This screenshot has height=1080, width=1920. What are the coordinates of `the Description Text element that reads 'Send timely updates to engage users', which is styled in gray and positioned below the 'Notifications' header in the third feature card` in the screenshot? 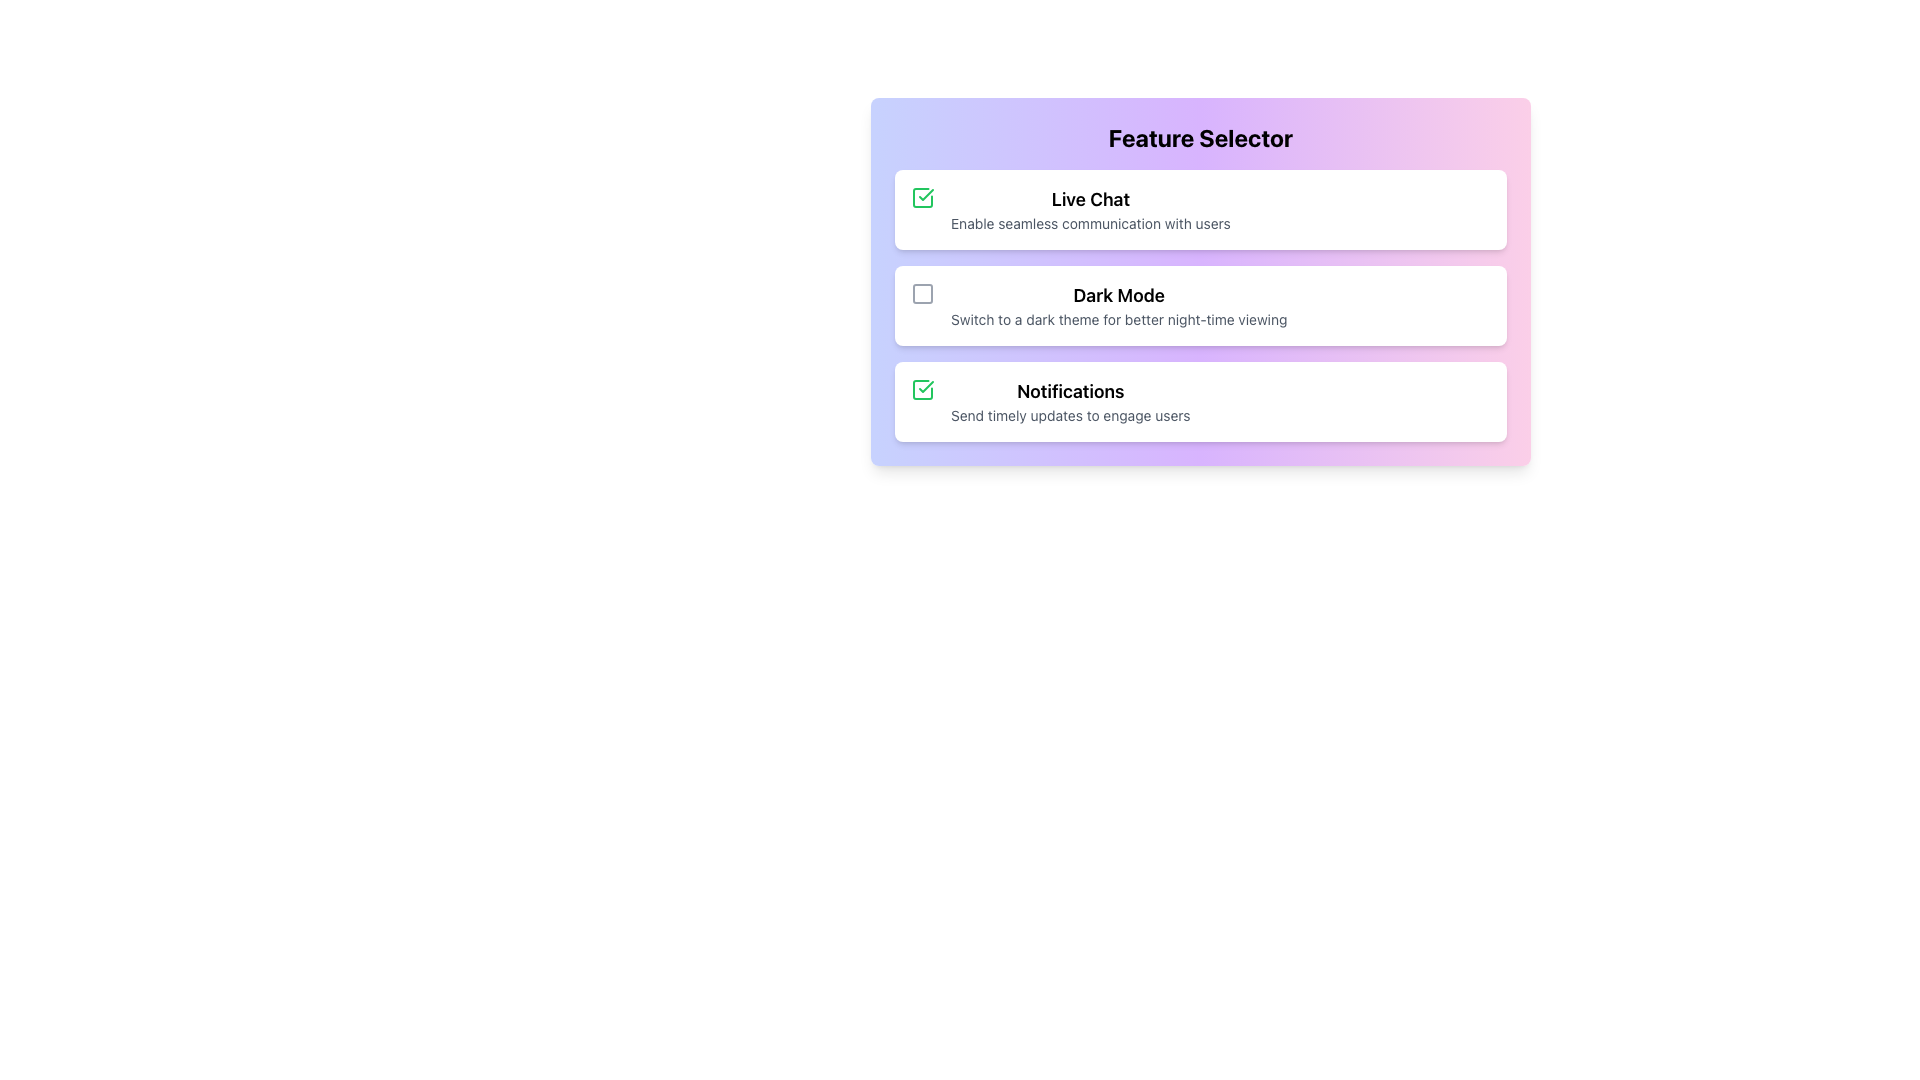 It's located at (1069, 415).